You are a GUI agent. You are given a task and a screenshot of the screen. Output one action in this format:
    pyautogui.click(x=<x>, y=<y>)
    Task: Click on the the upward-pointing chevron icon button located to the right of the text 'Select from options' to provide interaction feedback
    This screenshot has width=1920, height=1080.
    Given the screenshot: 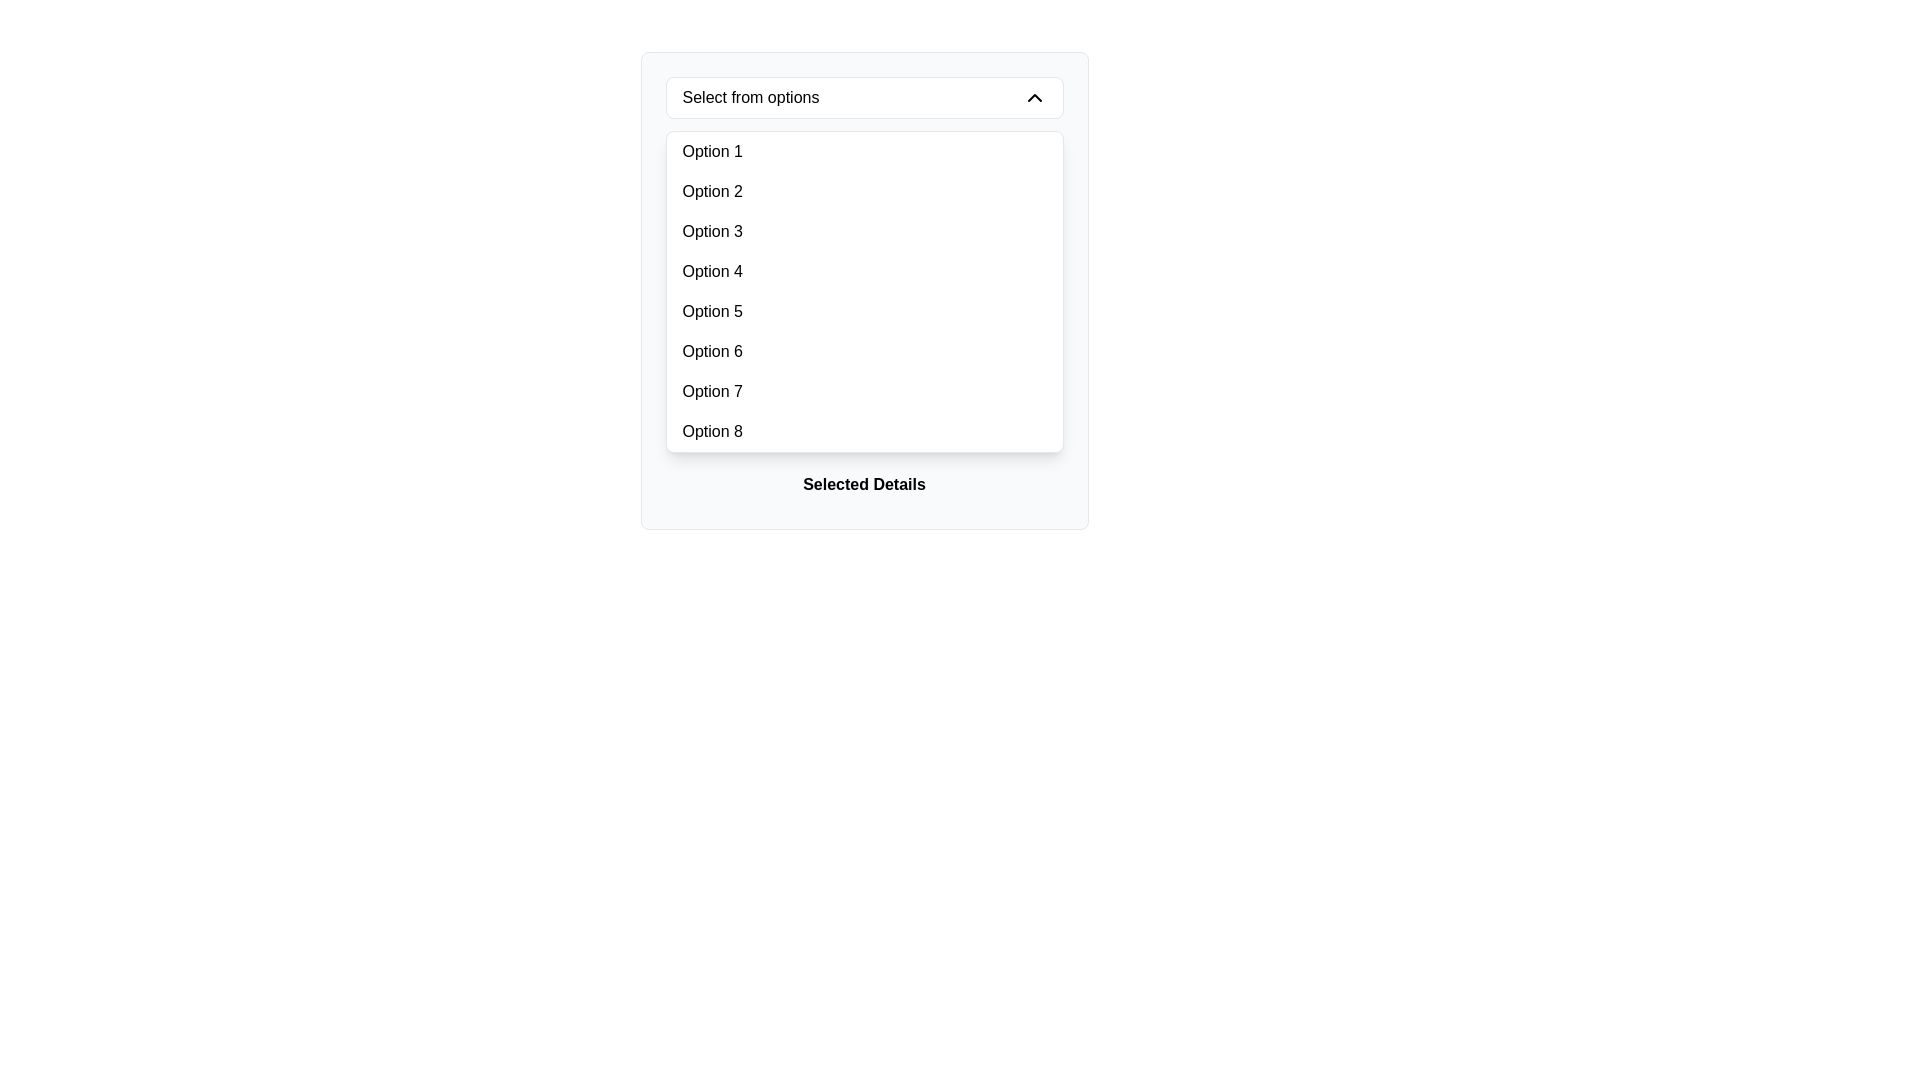 What is the action you would take?
    pyautogui.click(x=1034, y=97)
    